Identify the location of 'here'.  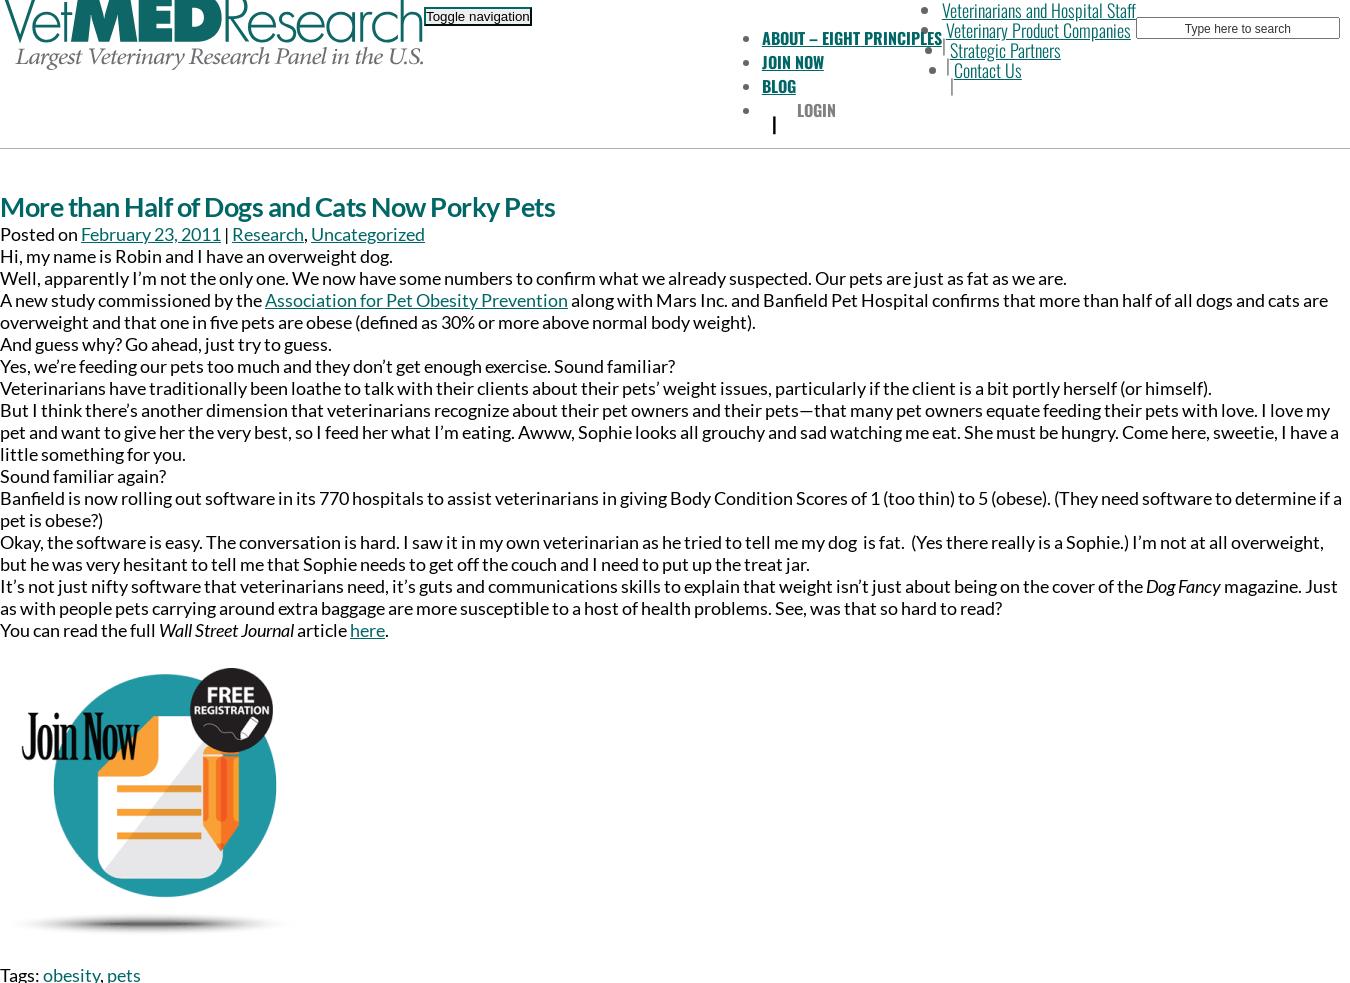
(367, 630).